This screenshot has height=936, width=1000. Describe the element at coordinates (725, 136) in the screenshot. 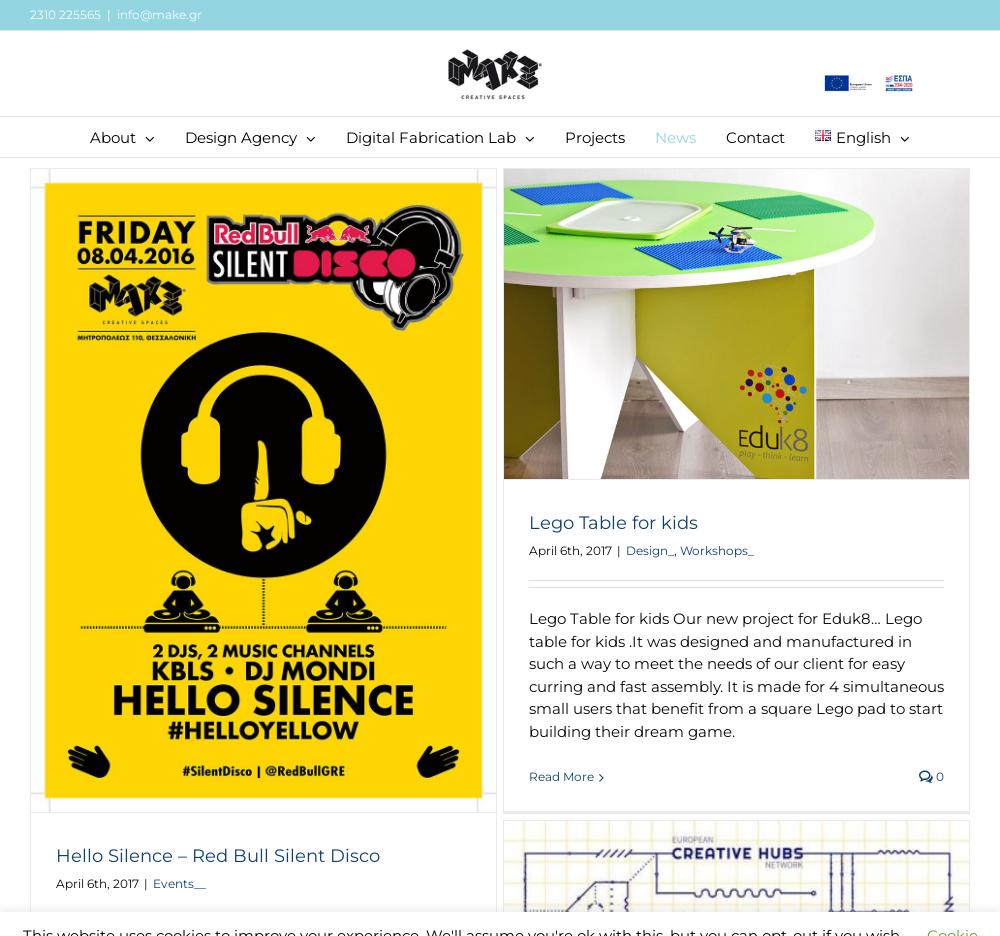

I see `'Contact'` at that location.